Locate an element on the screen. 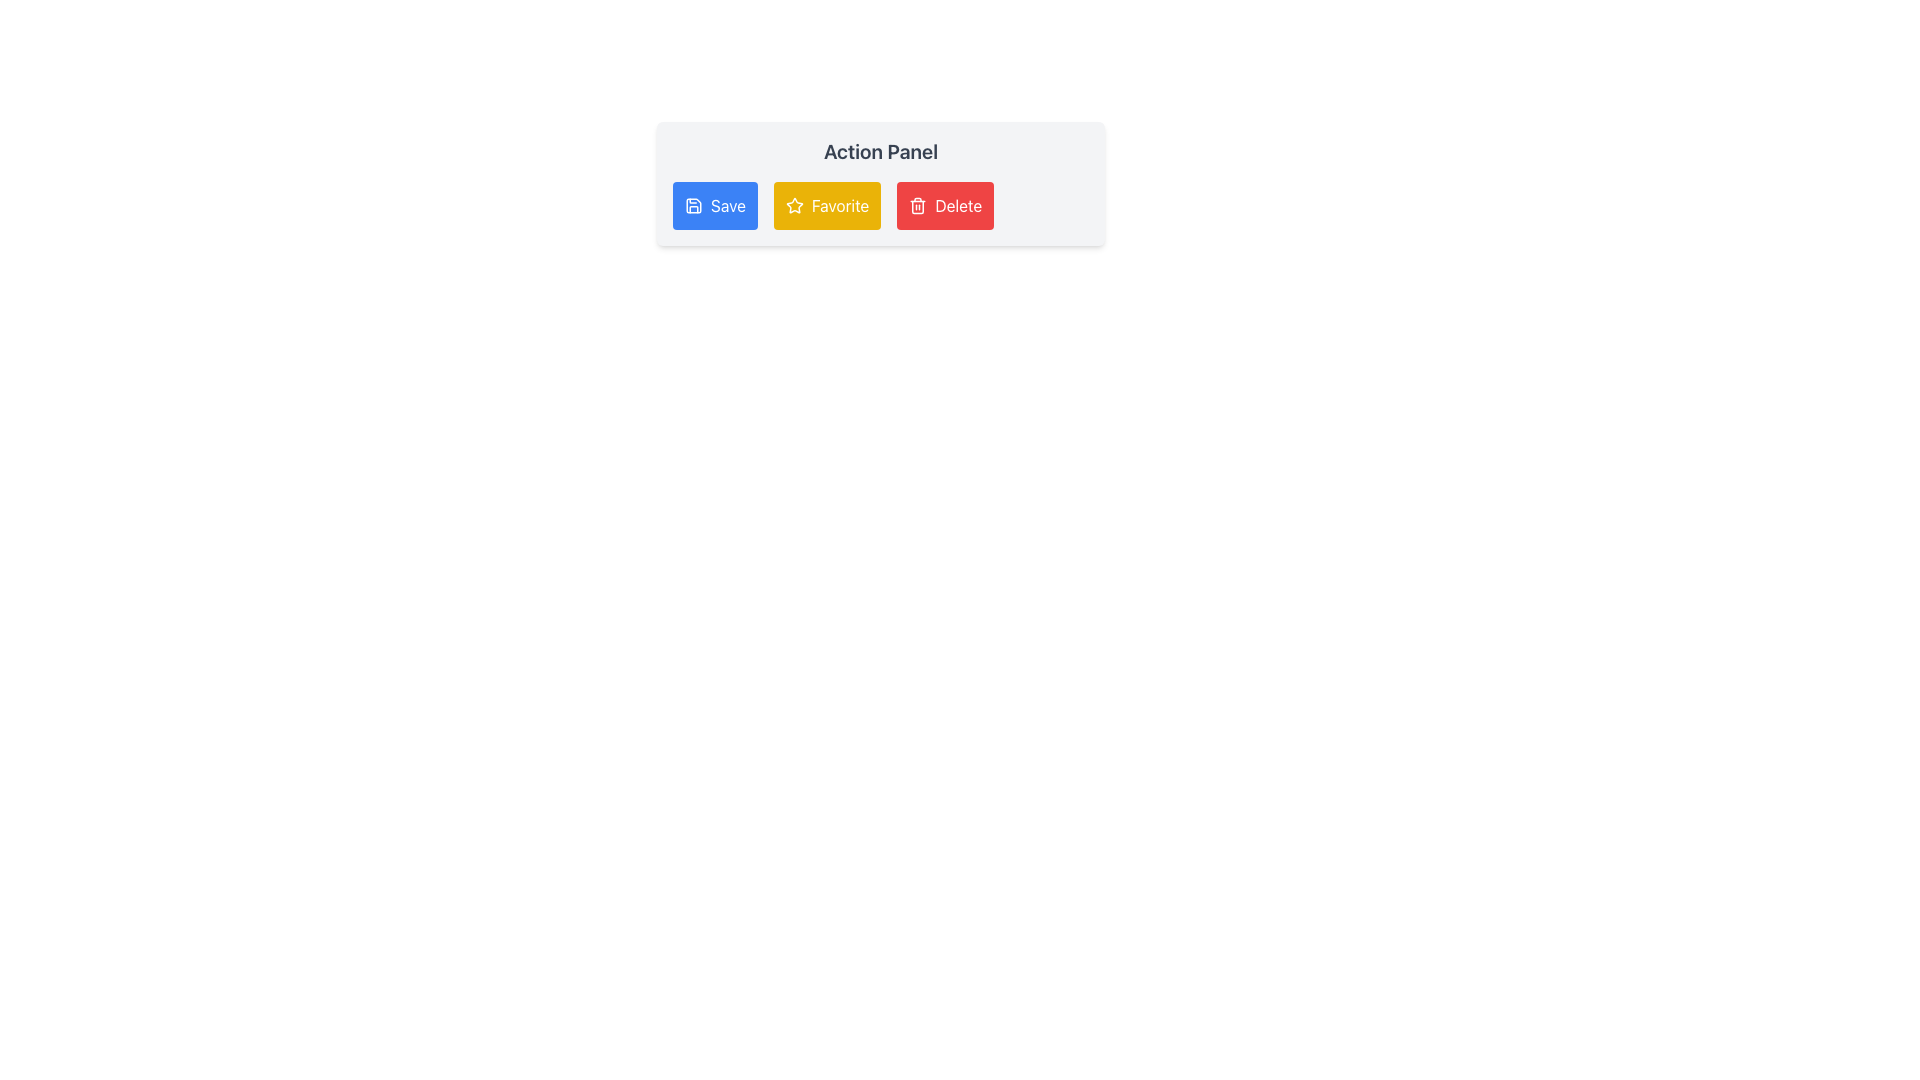  the stylized SVG save icon located in the Action Panel, positioned immediately before the 'Favorite' and 'Delete' buttons is located at coordinates (694, 205).